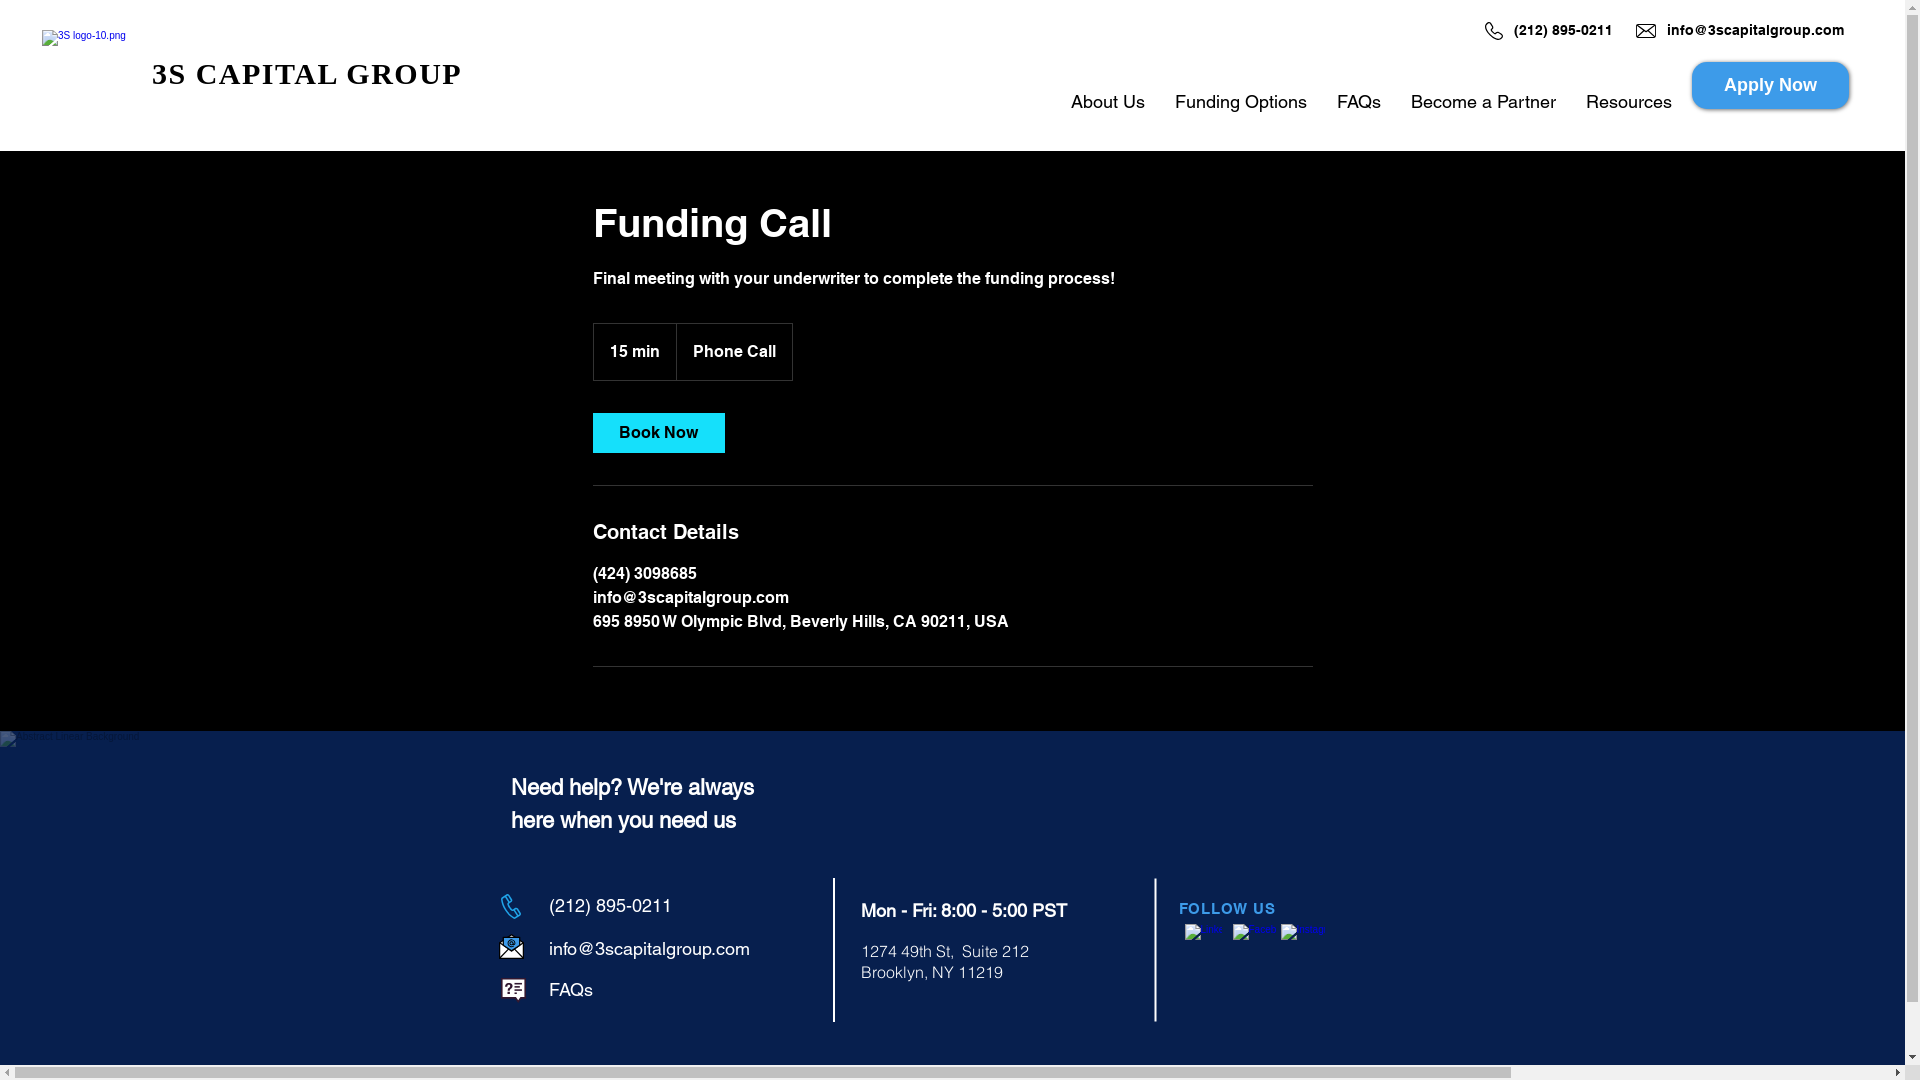 The image size is (1920, 1080). Describe the element at coordinates (1240, 101) in the screenshot. I see `'Funding Options'` at that location.